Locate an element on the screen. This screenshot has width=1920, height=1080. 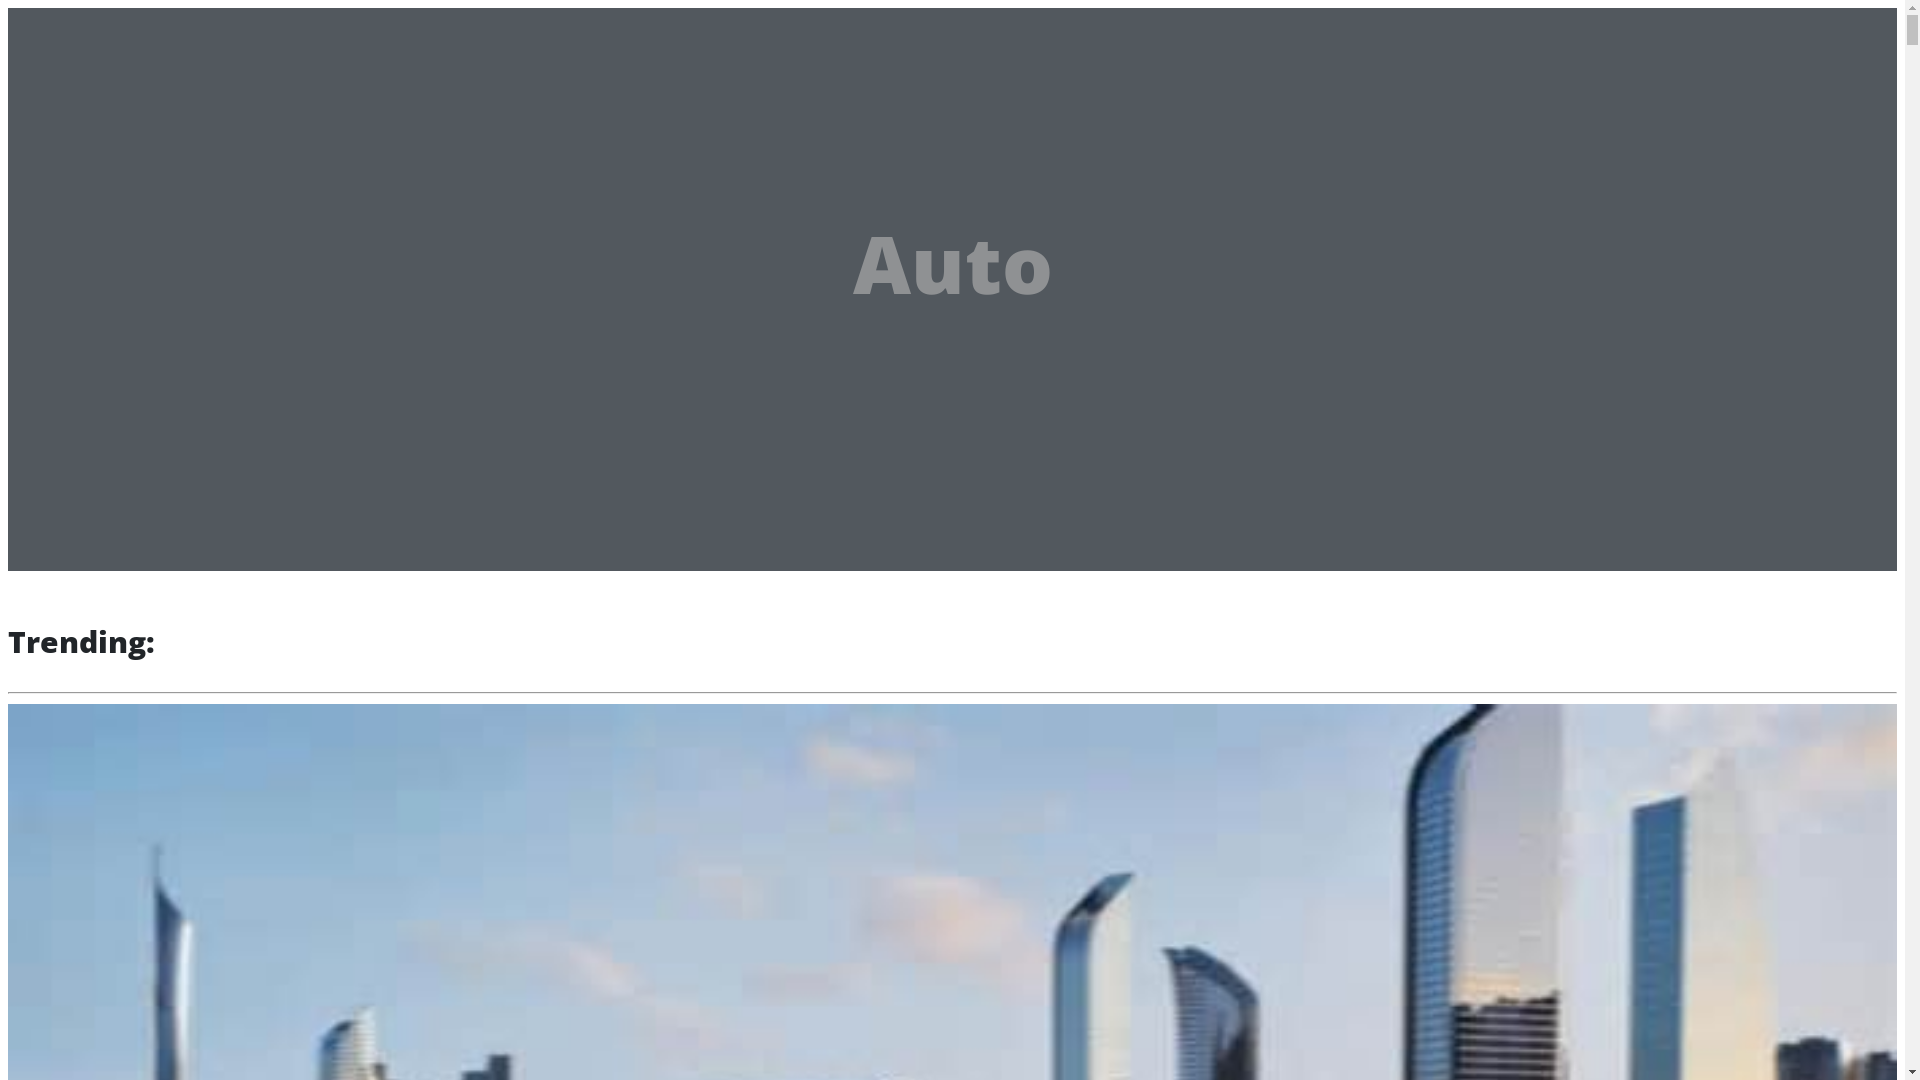
'SDFDSF32FSD' is located at coordinates (112, 115).